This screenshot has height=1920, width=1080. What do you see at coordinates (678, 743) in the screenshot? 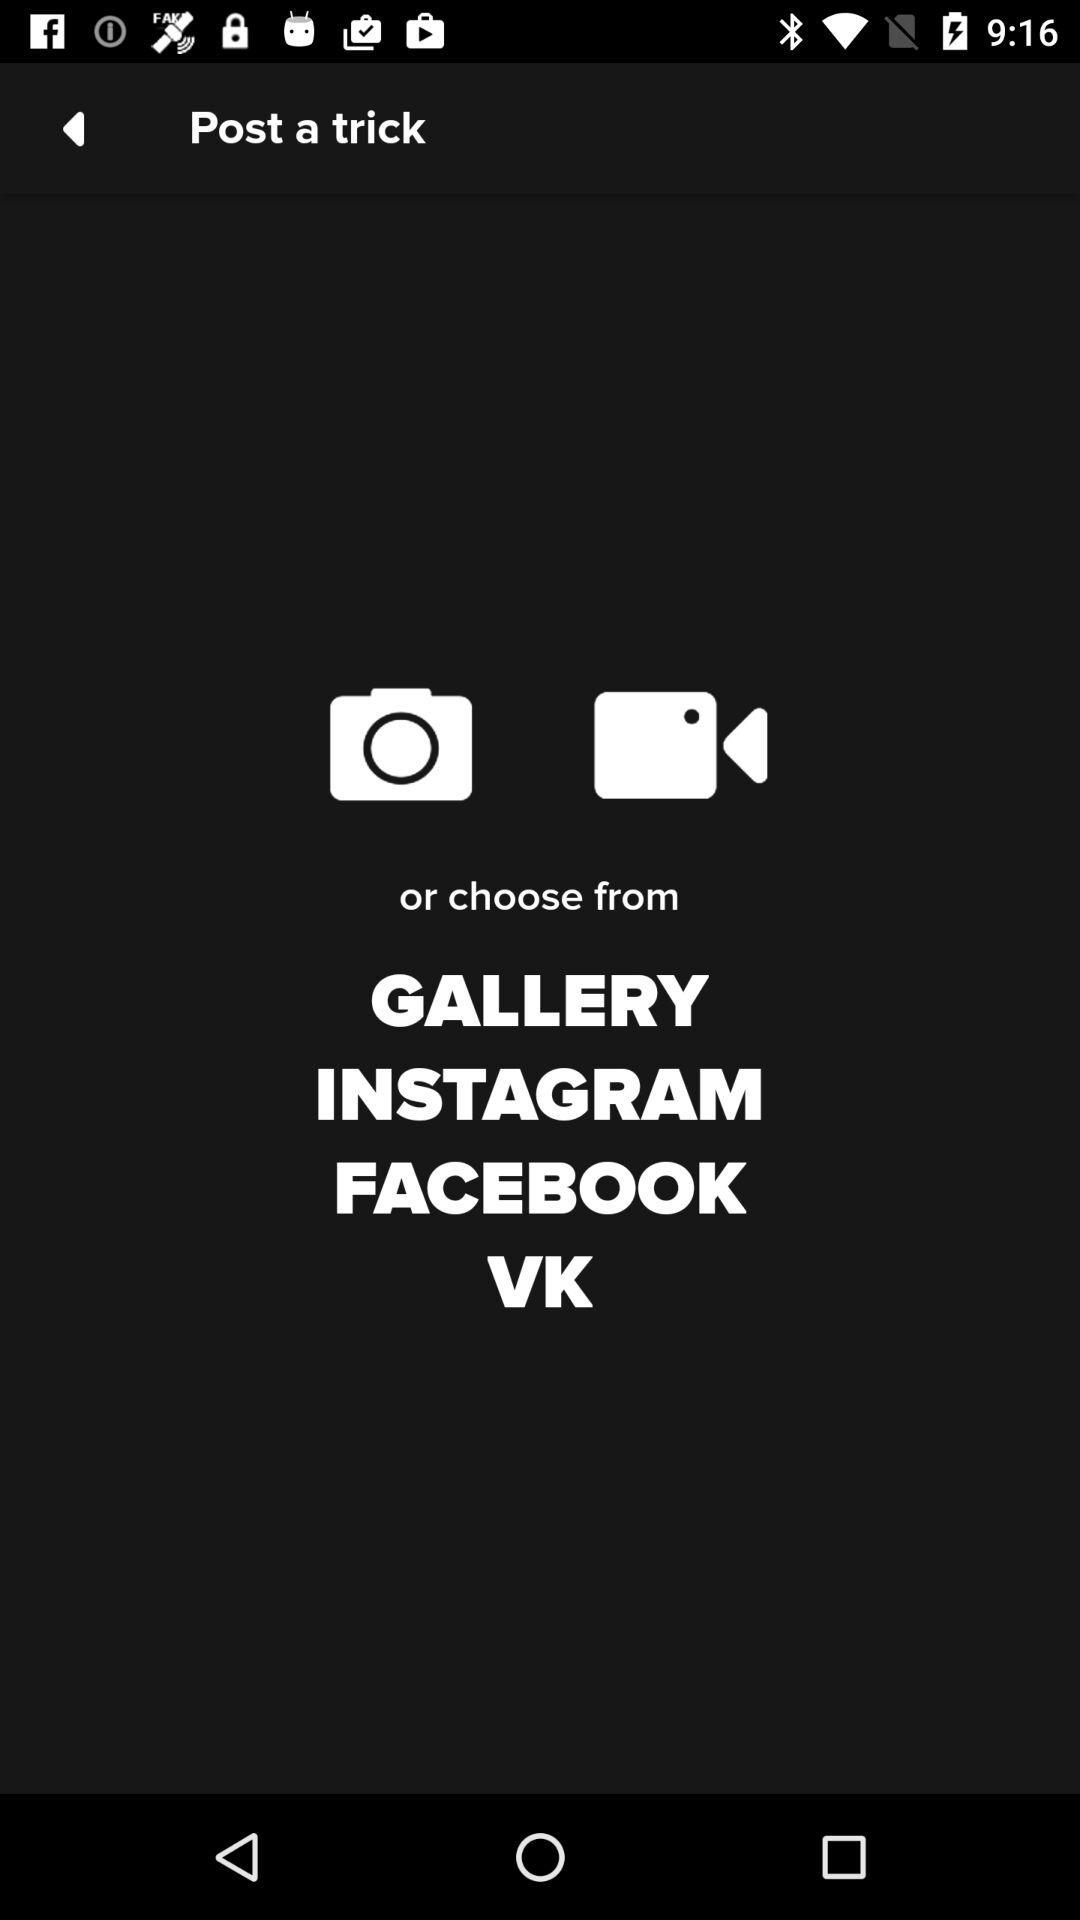
I see `the icon above or choose from item` at bounding box center [678, 743].